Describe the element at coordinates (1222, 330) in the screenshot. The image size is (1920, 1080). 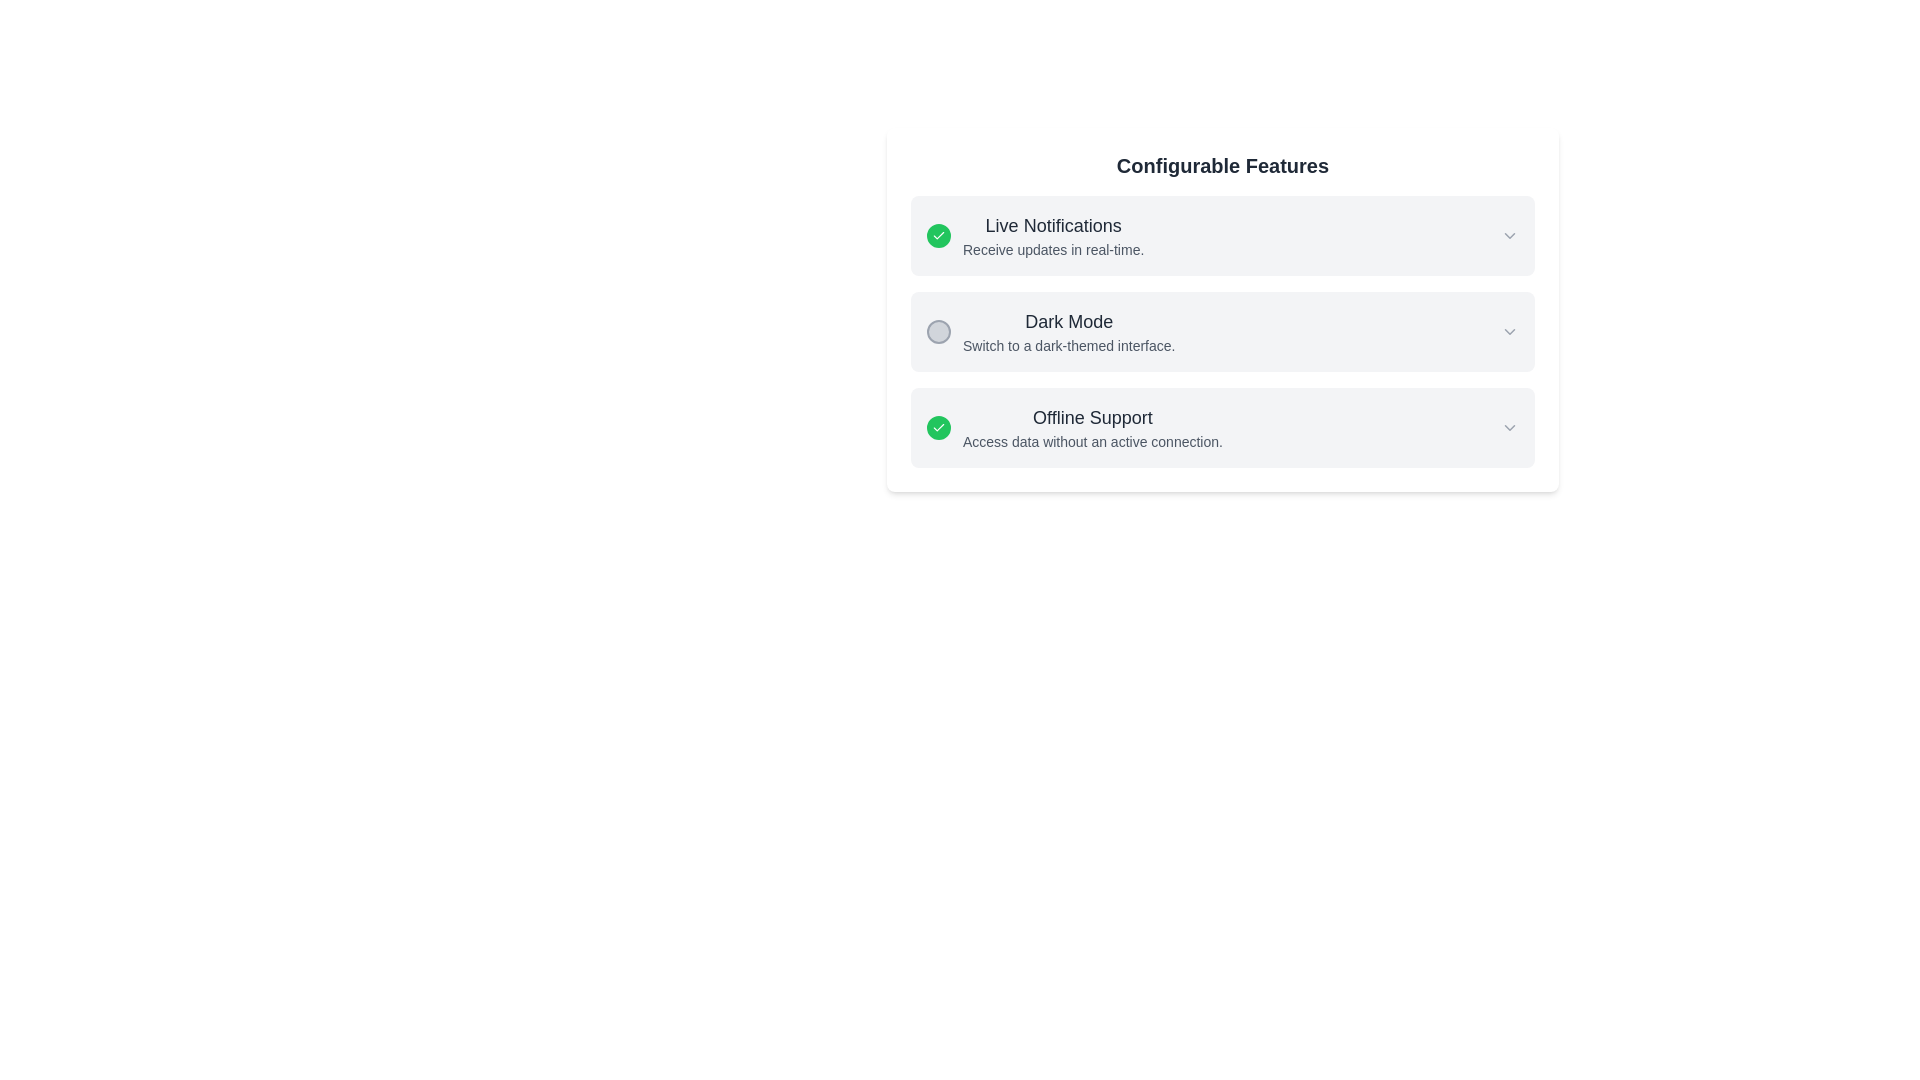
I see `the Configuration toggle located between 'Live Notifications' and 'Offline Support' to expand options for activating a dark-themed interface` at that location.